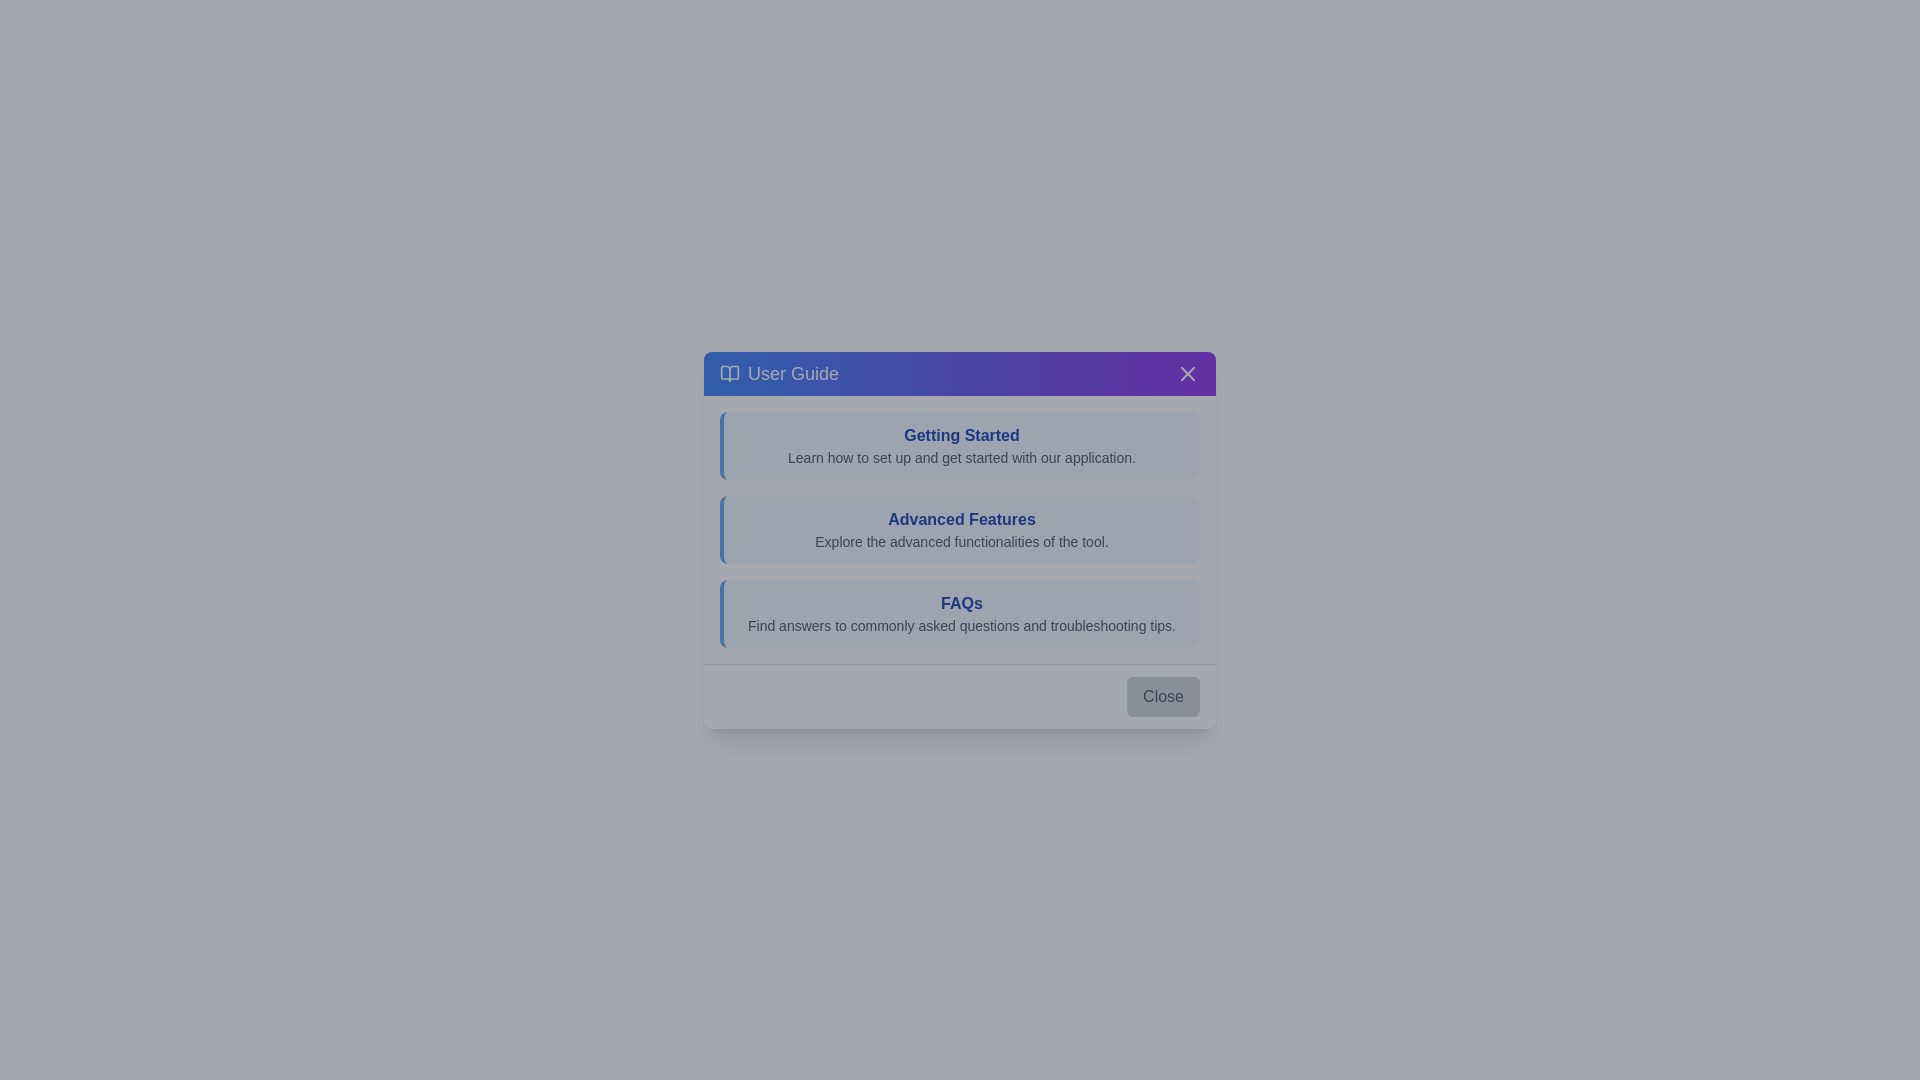 The width and height of the screenshot is (1920, 1080). I want to click on the text element that provides additional descriptive information about the 'Advanced Features' section, located beneath the bold text within a highlighted section with a blue border, so click(961, 540).